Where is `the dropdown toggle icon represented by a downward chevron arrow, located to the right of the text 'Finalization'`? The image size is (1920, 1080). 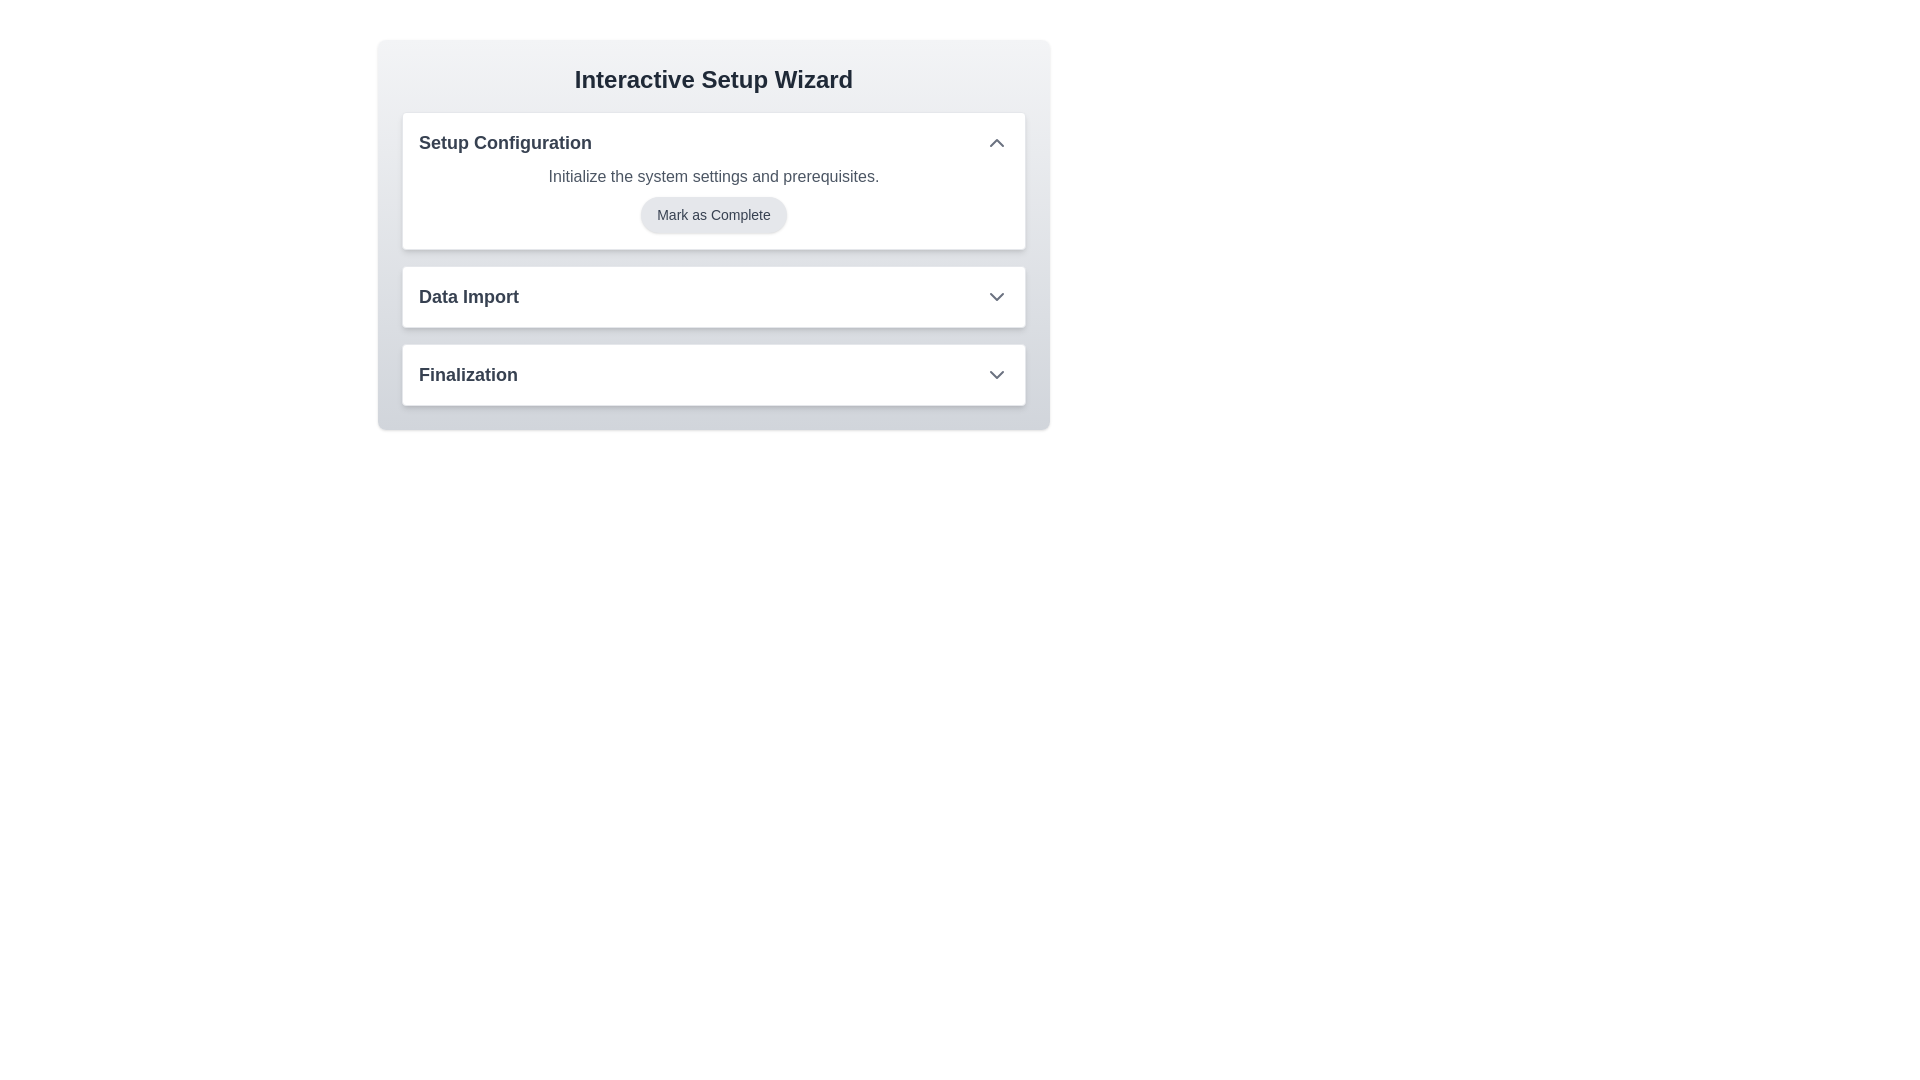 the dropdown toggle icon represented by a downward chevron arrow, located to the right of the text 'Finalization' is located at coordinates (997, 374).